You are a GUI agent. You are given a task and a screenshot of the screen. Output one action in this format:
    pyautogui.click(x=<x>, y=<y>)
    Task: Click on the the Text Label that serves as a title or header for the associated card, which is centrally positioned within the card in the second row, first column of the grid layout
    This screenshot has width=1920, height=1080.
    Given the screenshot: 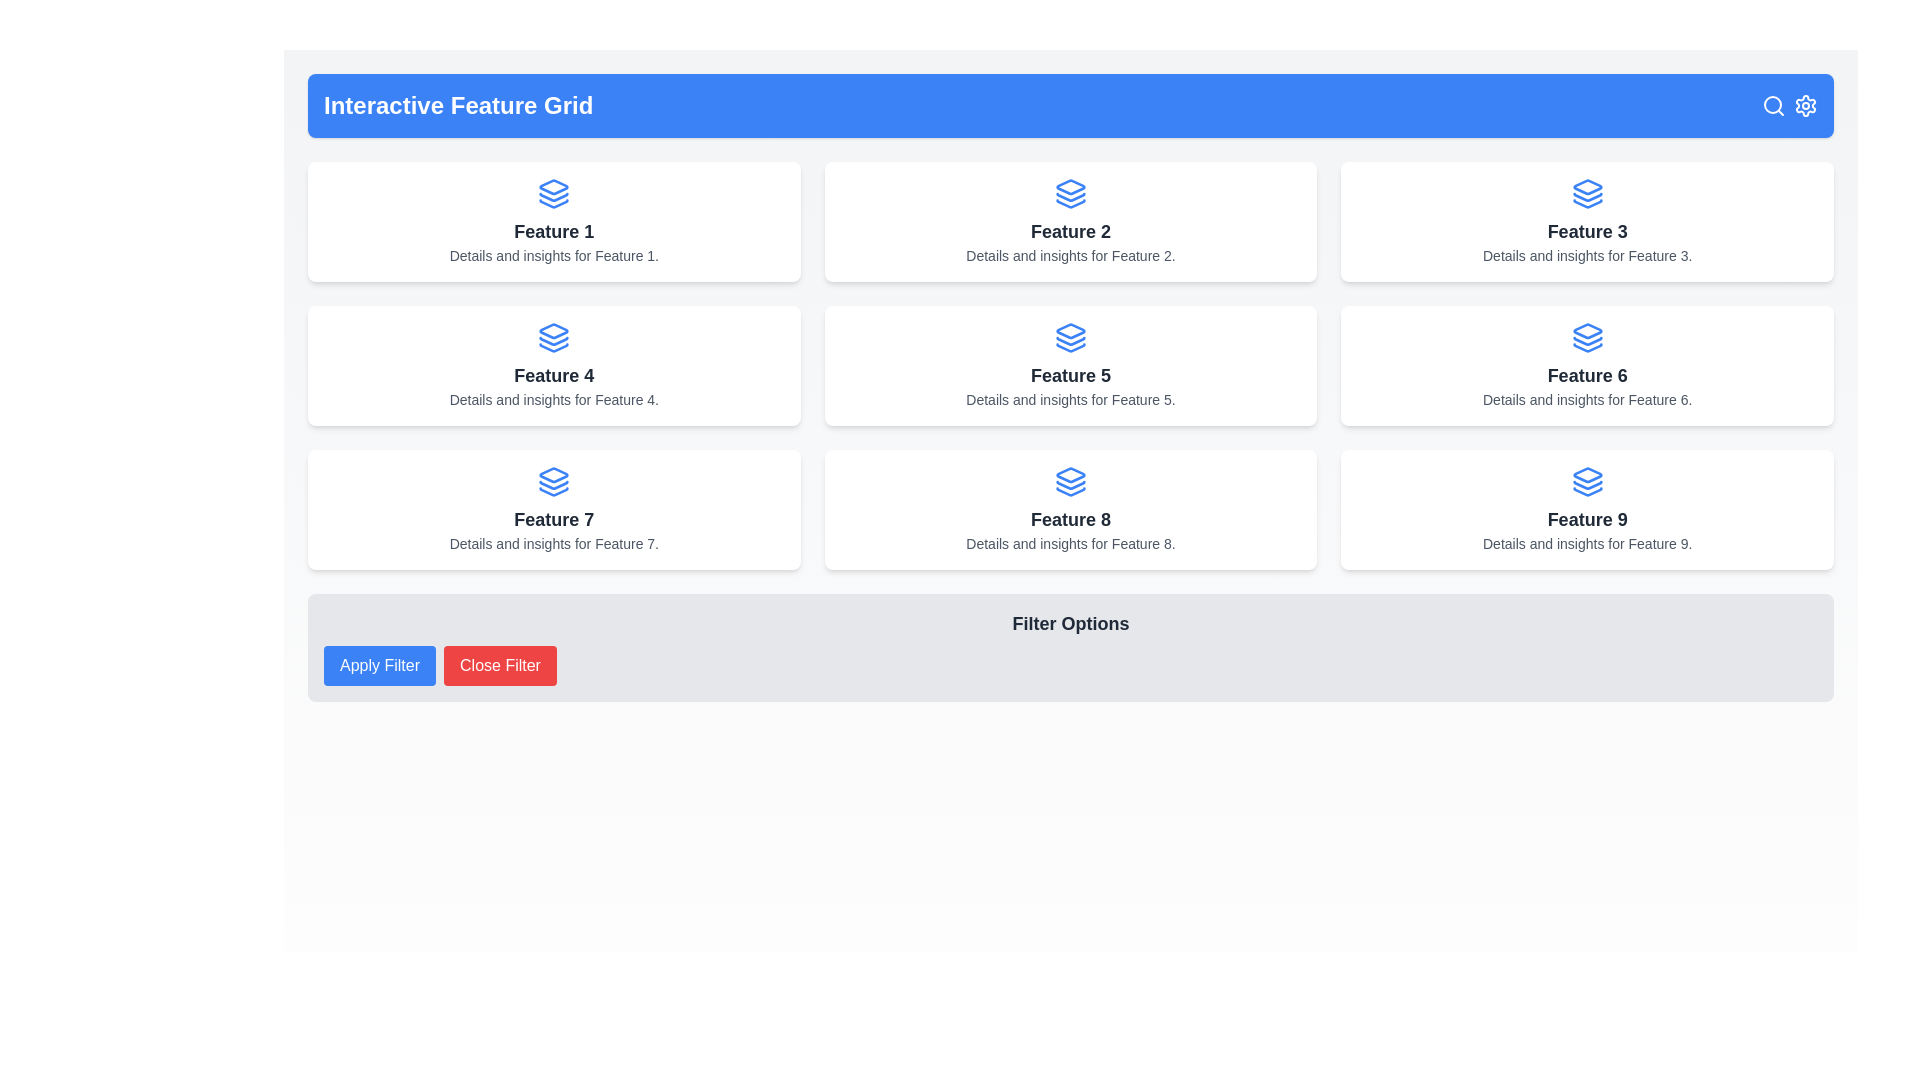 What is the action you would take?
    pyautogui.click(x=554, y=375)
    